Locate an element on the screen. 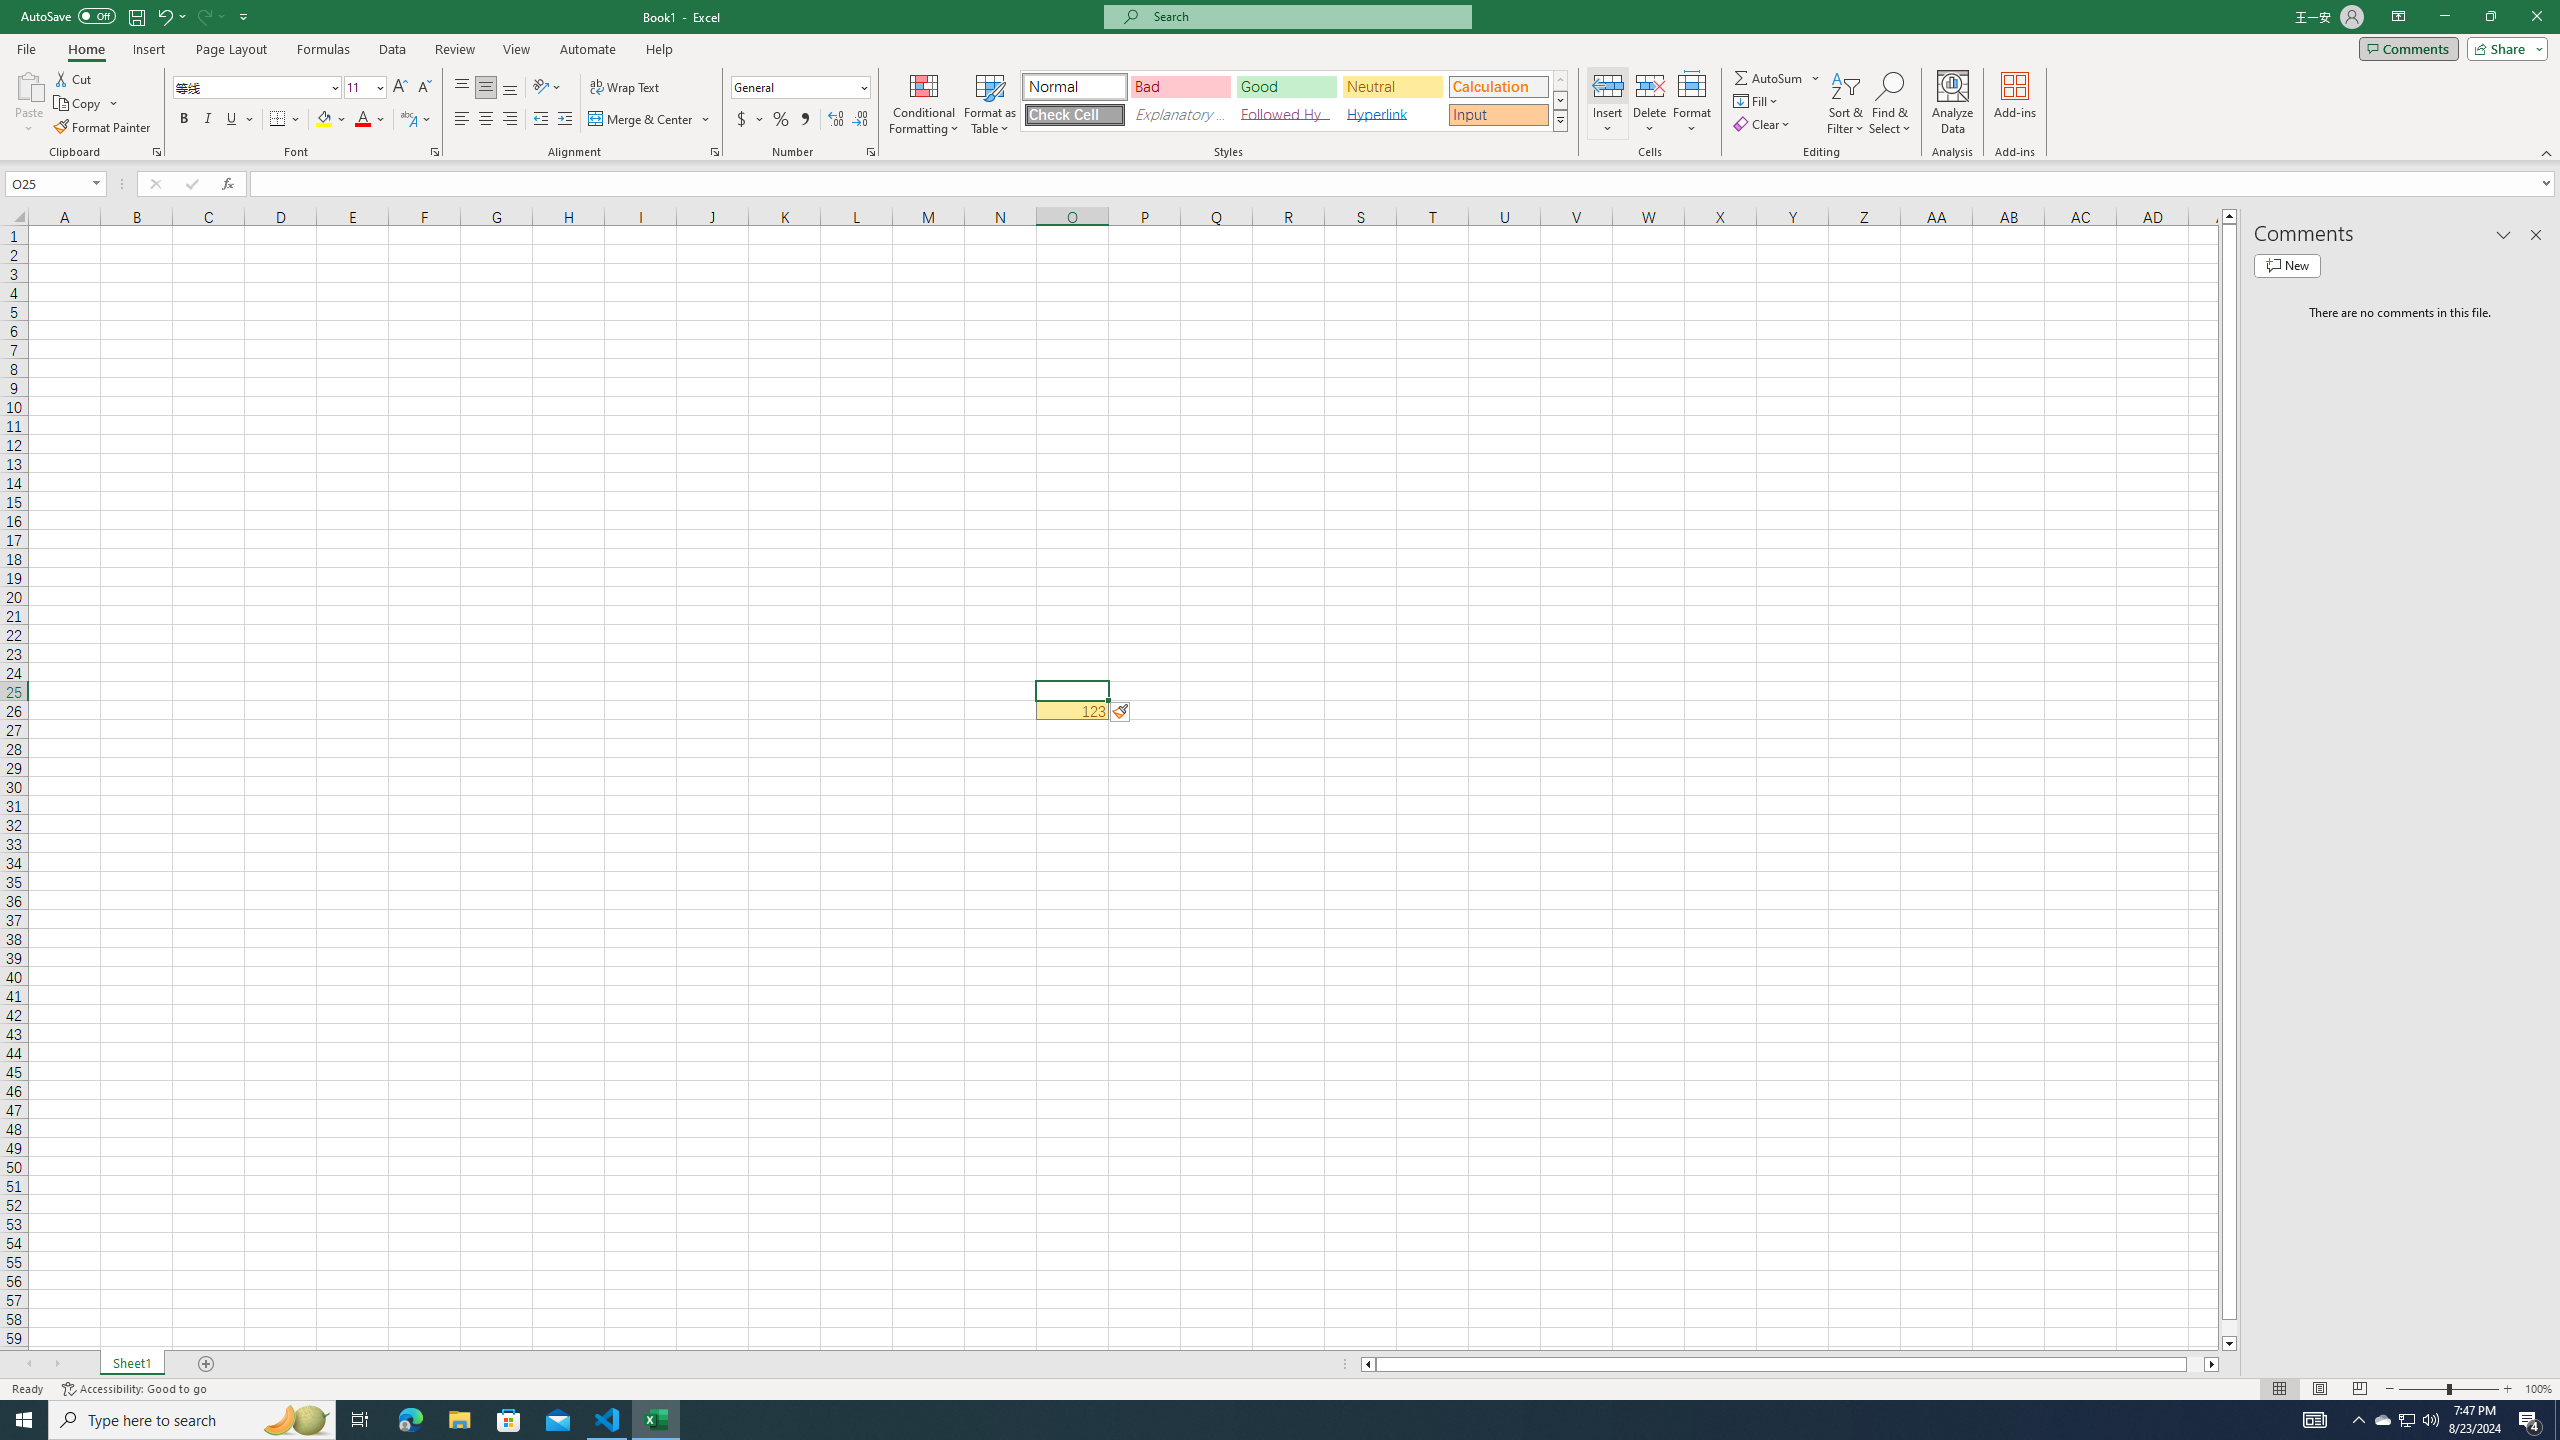 The height and width of the screenshot is (1440, 2560). 'Scroll Left' is located at coordinates (28, 1363).